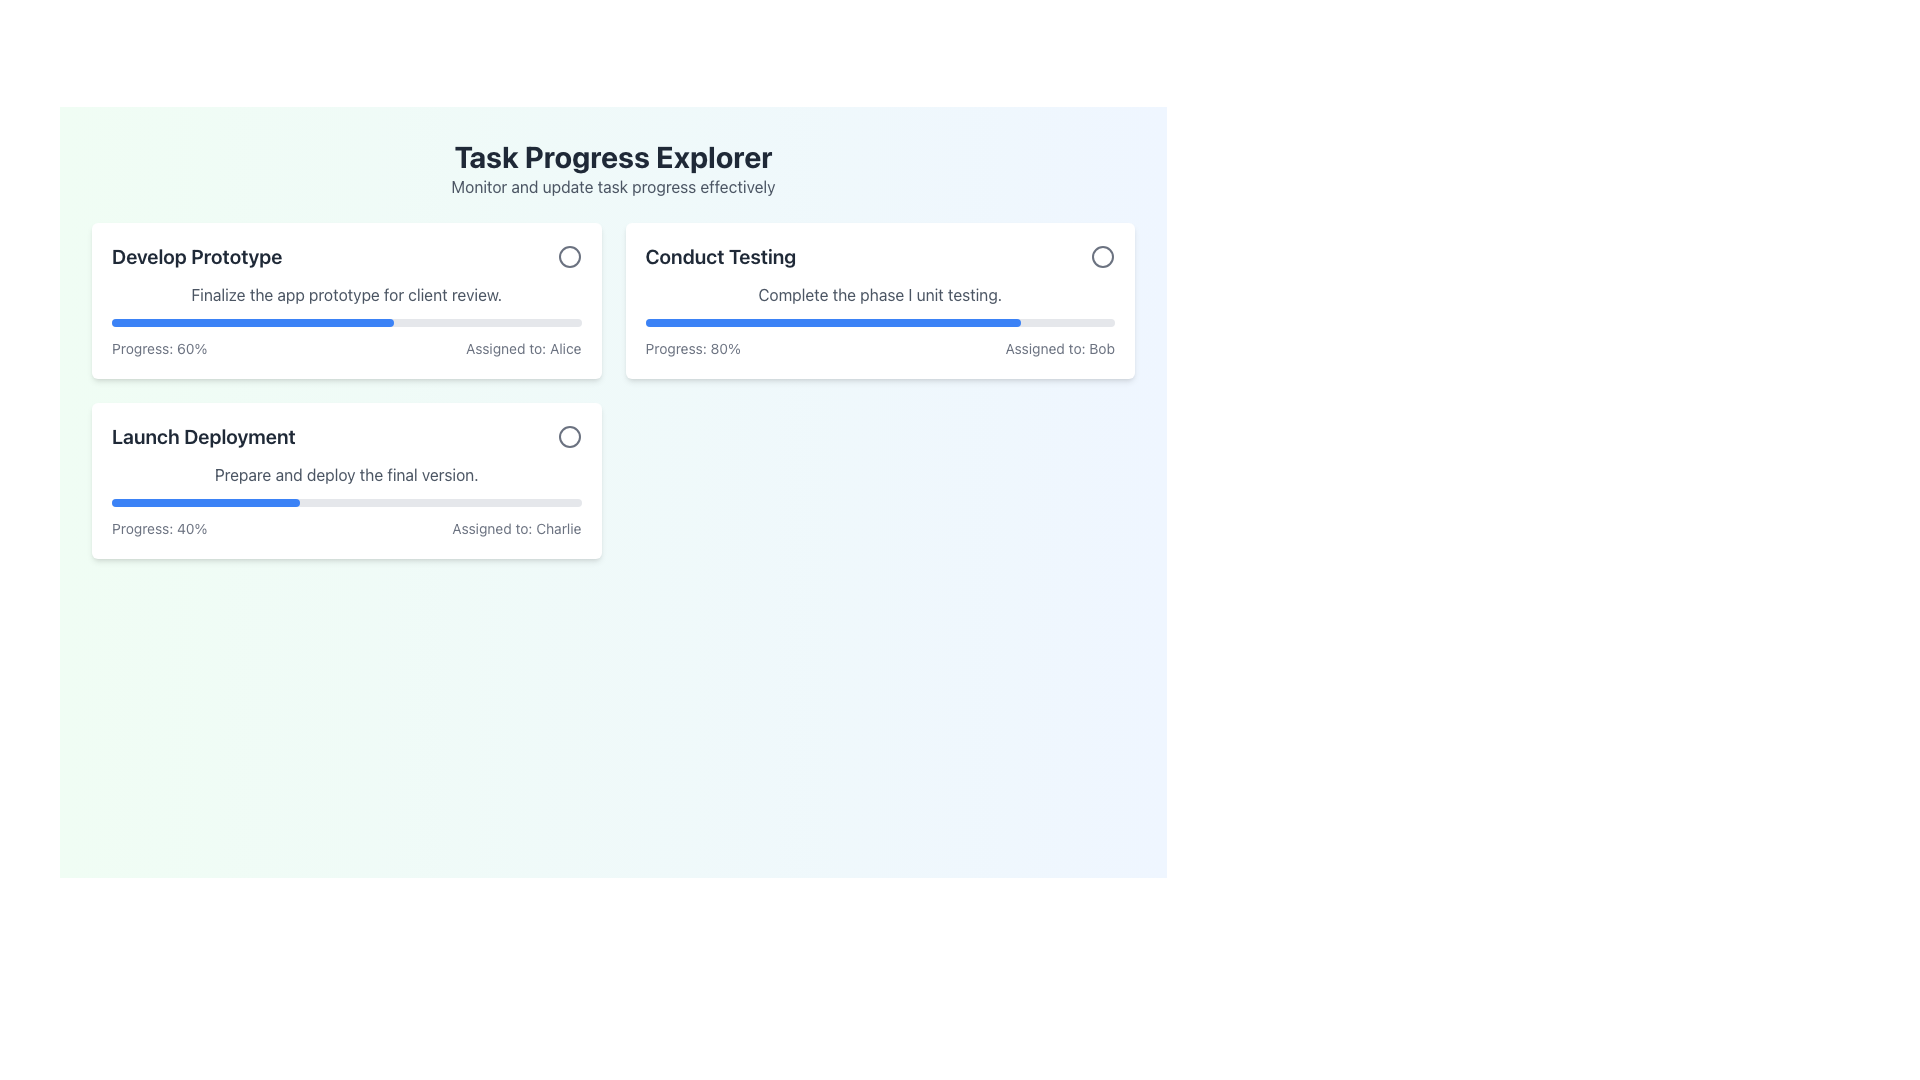 The width and height of the screenshot is (1920, 1080). I want to click on text displayed on the progress percentage label for the task 'Conduct Testing', which is located to the left of the text 'Assigned to: Bob', so click(693, 347).